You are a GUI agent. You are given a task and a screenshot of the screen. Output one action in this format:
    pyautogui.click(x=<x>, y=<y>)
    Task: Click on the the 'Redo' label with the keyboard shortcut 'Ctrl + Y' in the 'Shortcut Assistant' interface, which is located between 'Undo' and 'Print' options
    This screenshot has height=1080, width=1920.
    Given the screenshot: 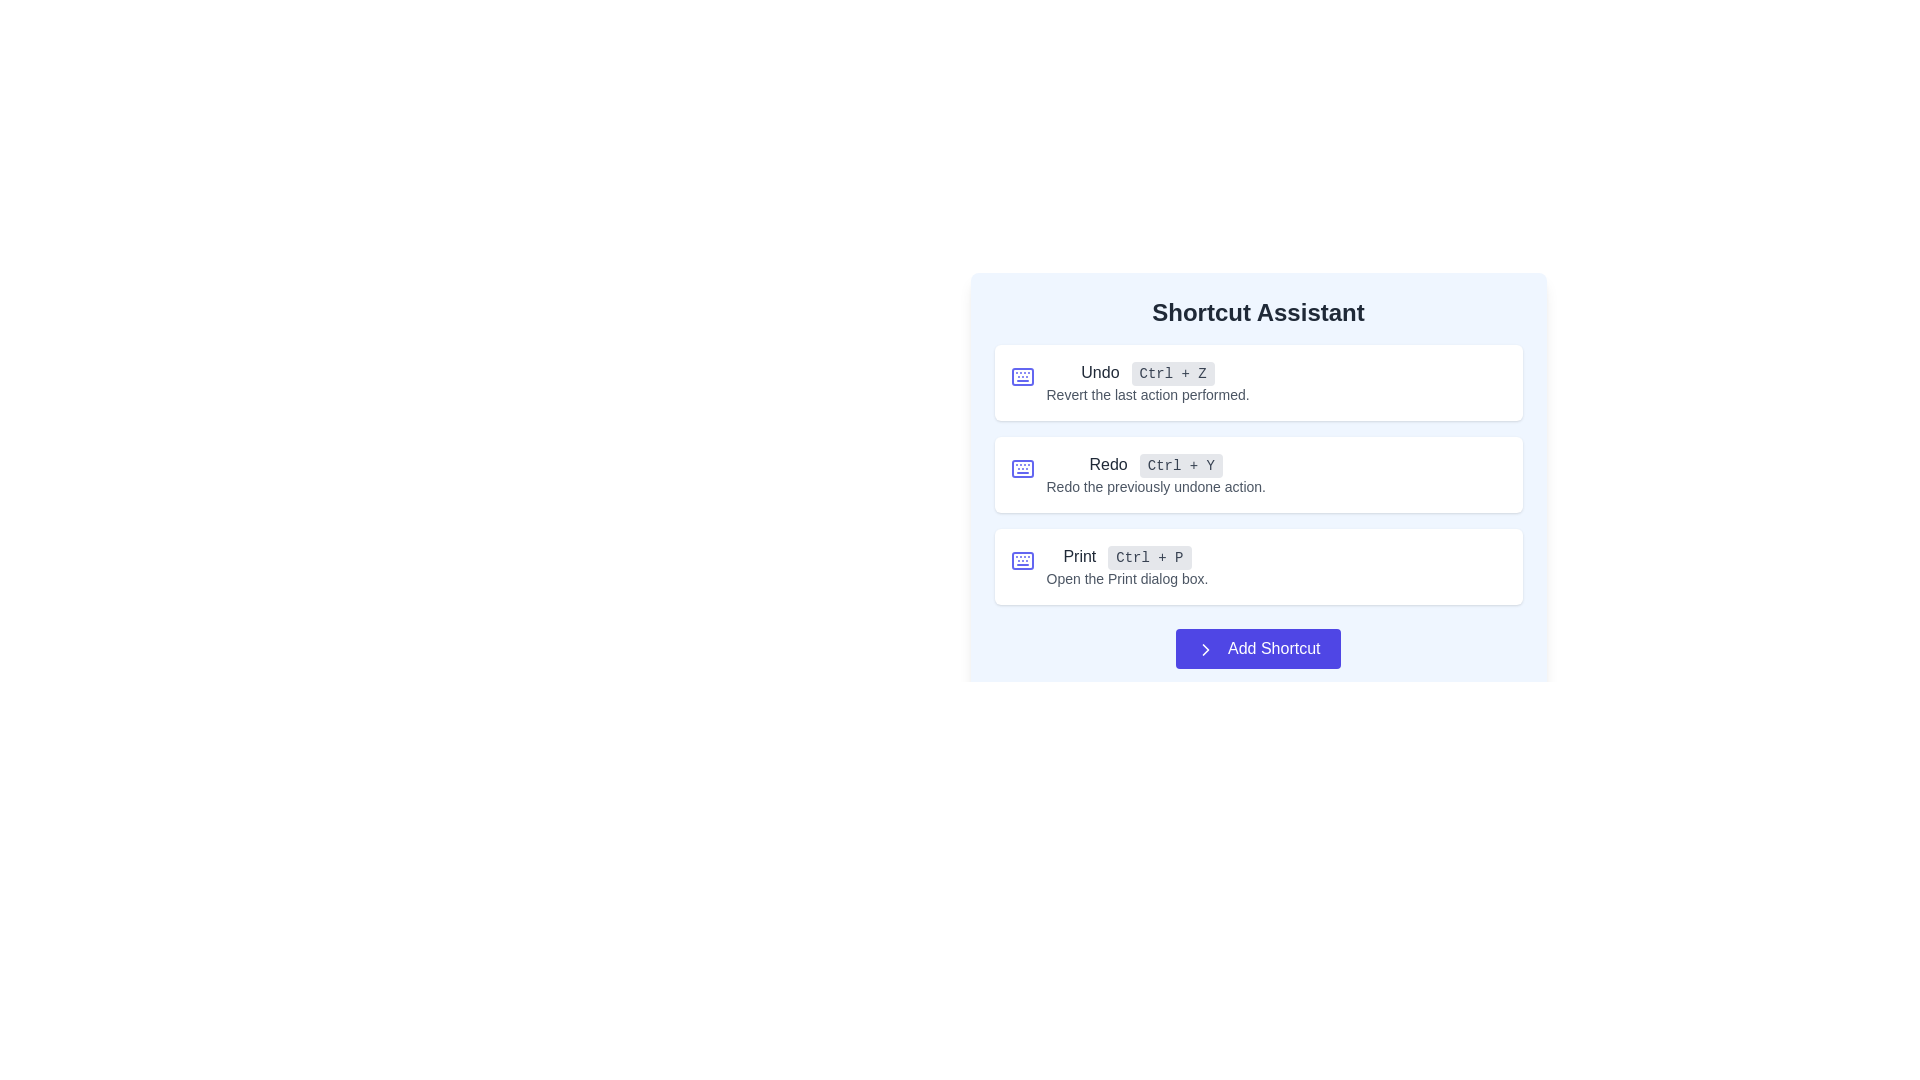 What is the action you would take?
    pyautogui.click(x=1156, y=465)
    